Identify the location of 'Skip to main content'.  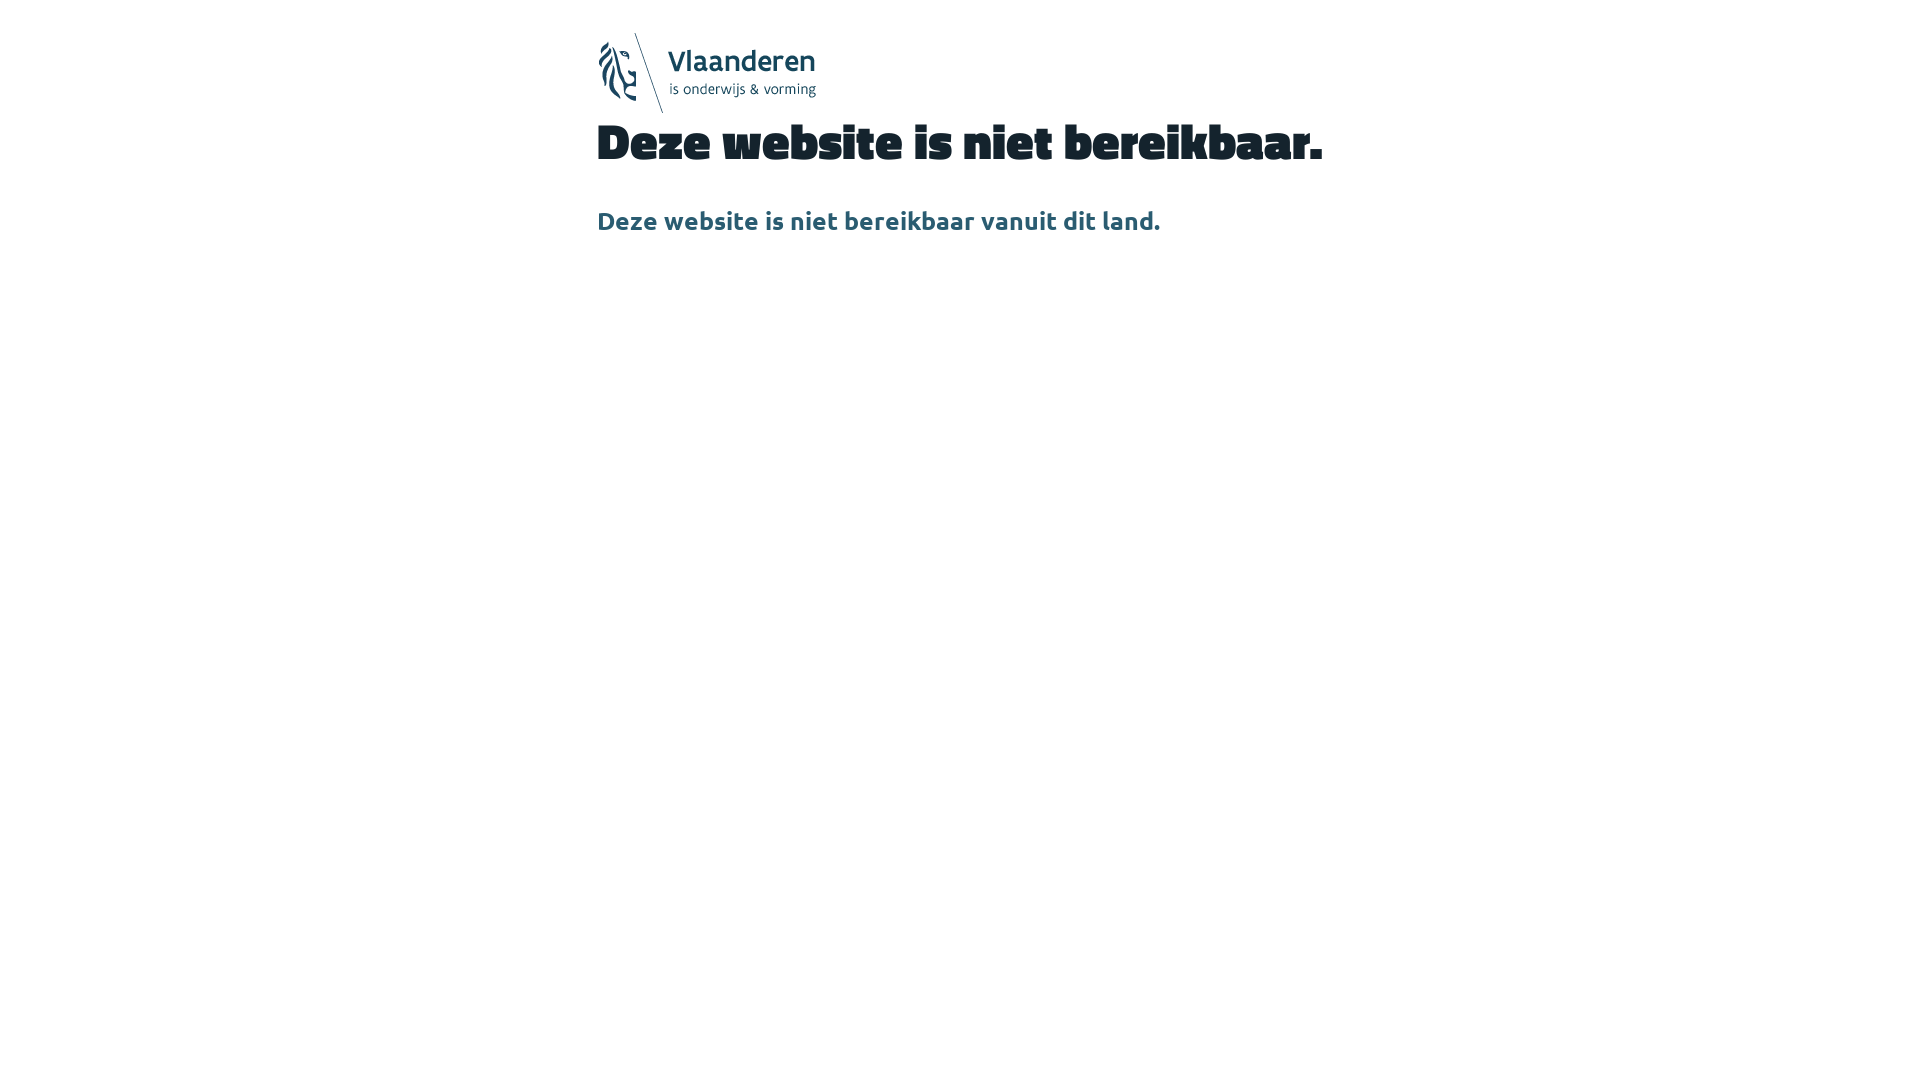
(0, 0).